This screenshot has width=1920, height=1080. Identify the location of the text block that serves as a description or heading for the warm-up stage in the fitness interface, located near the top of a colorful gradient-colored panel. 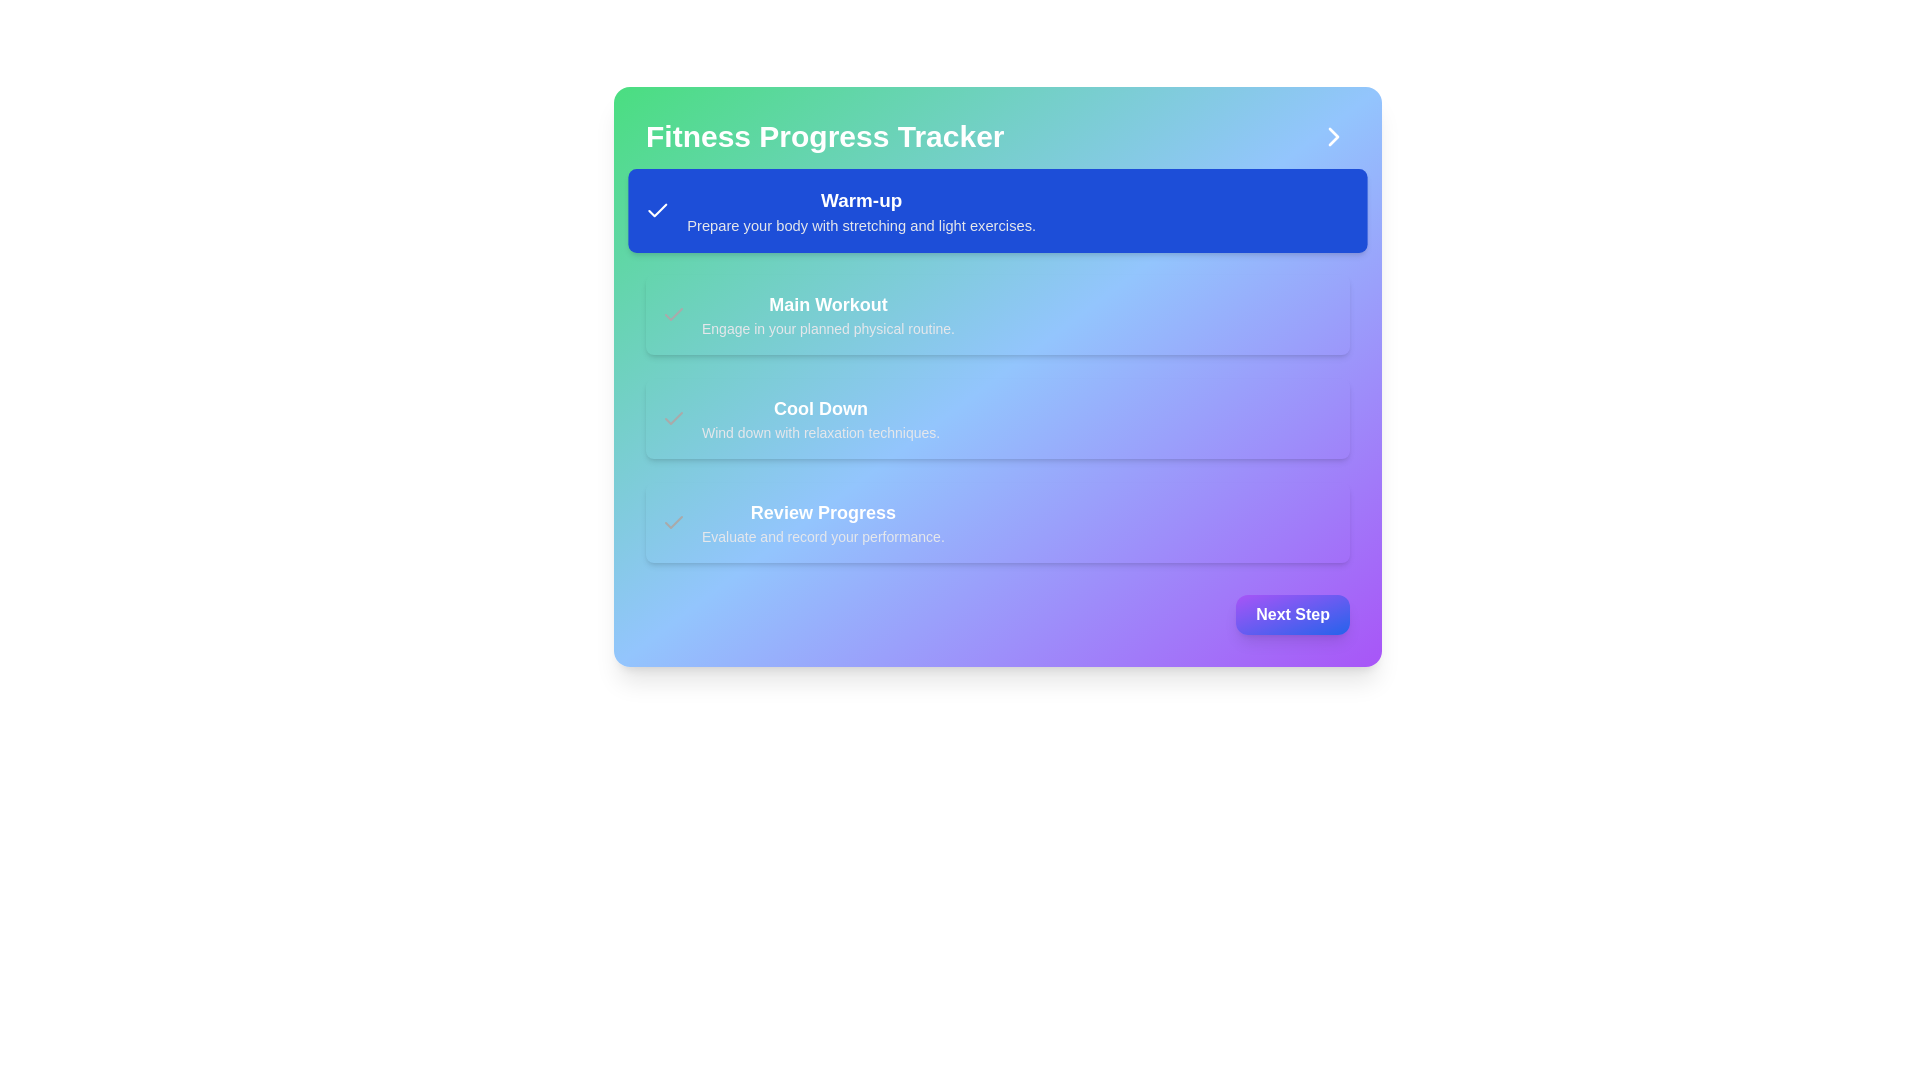
(861, 211).